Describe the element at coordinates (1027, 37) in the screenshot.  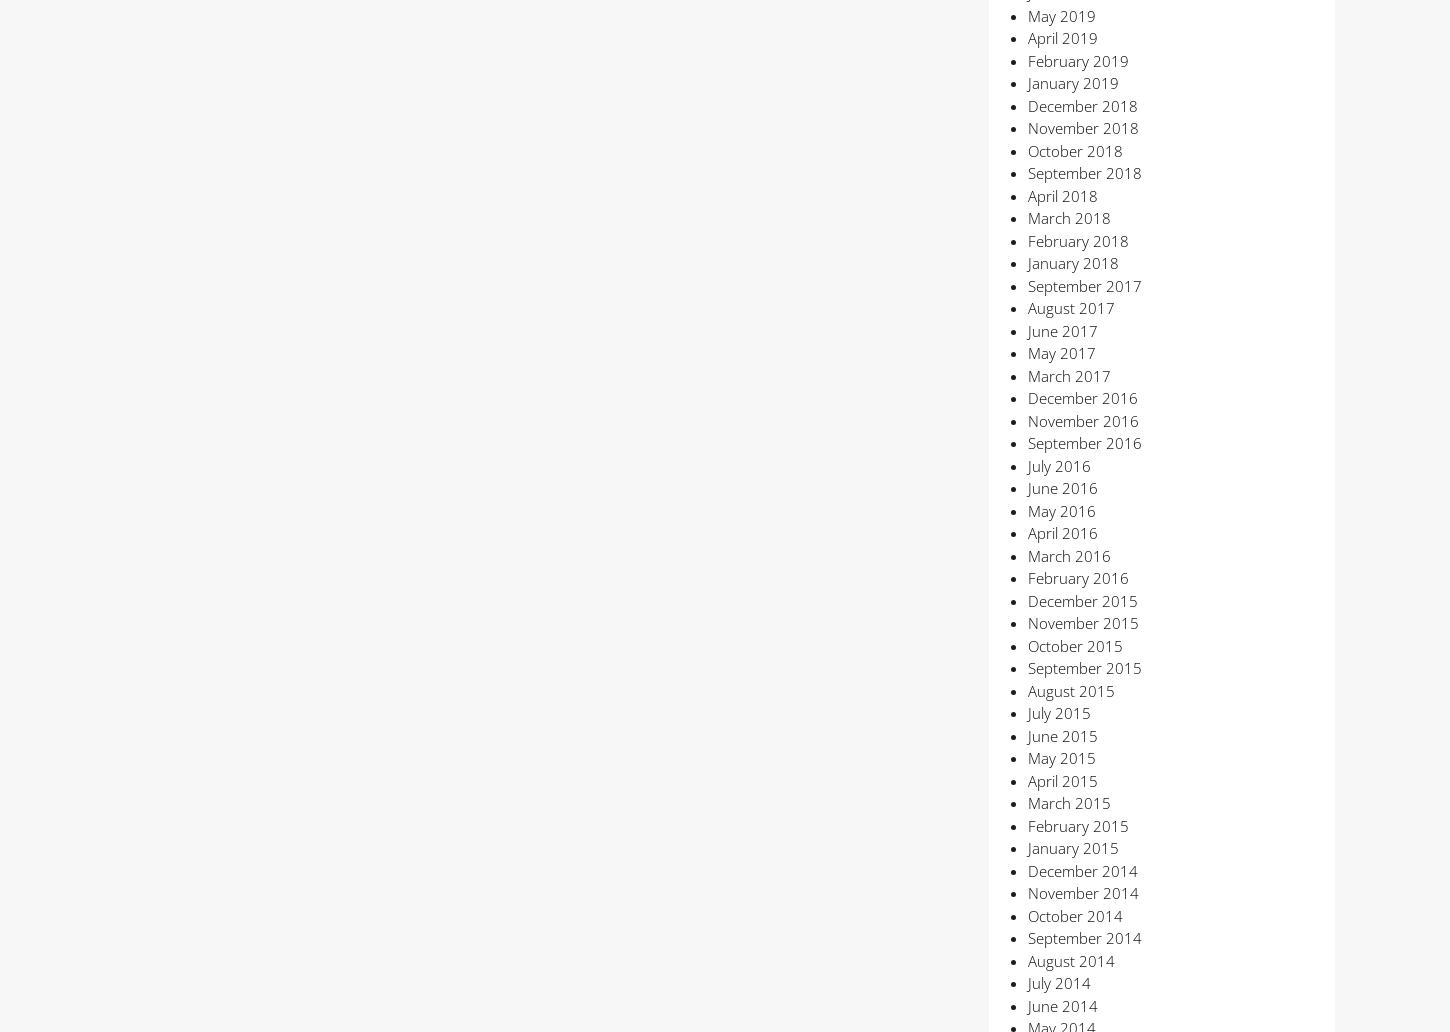
I see `'April 2019'` at that location.